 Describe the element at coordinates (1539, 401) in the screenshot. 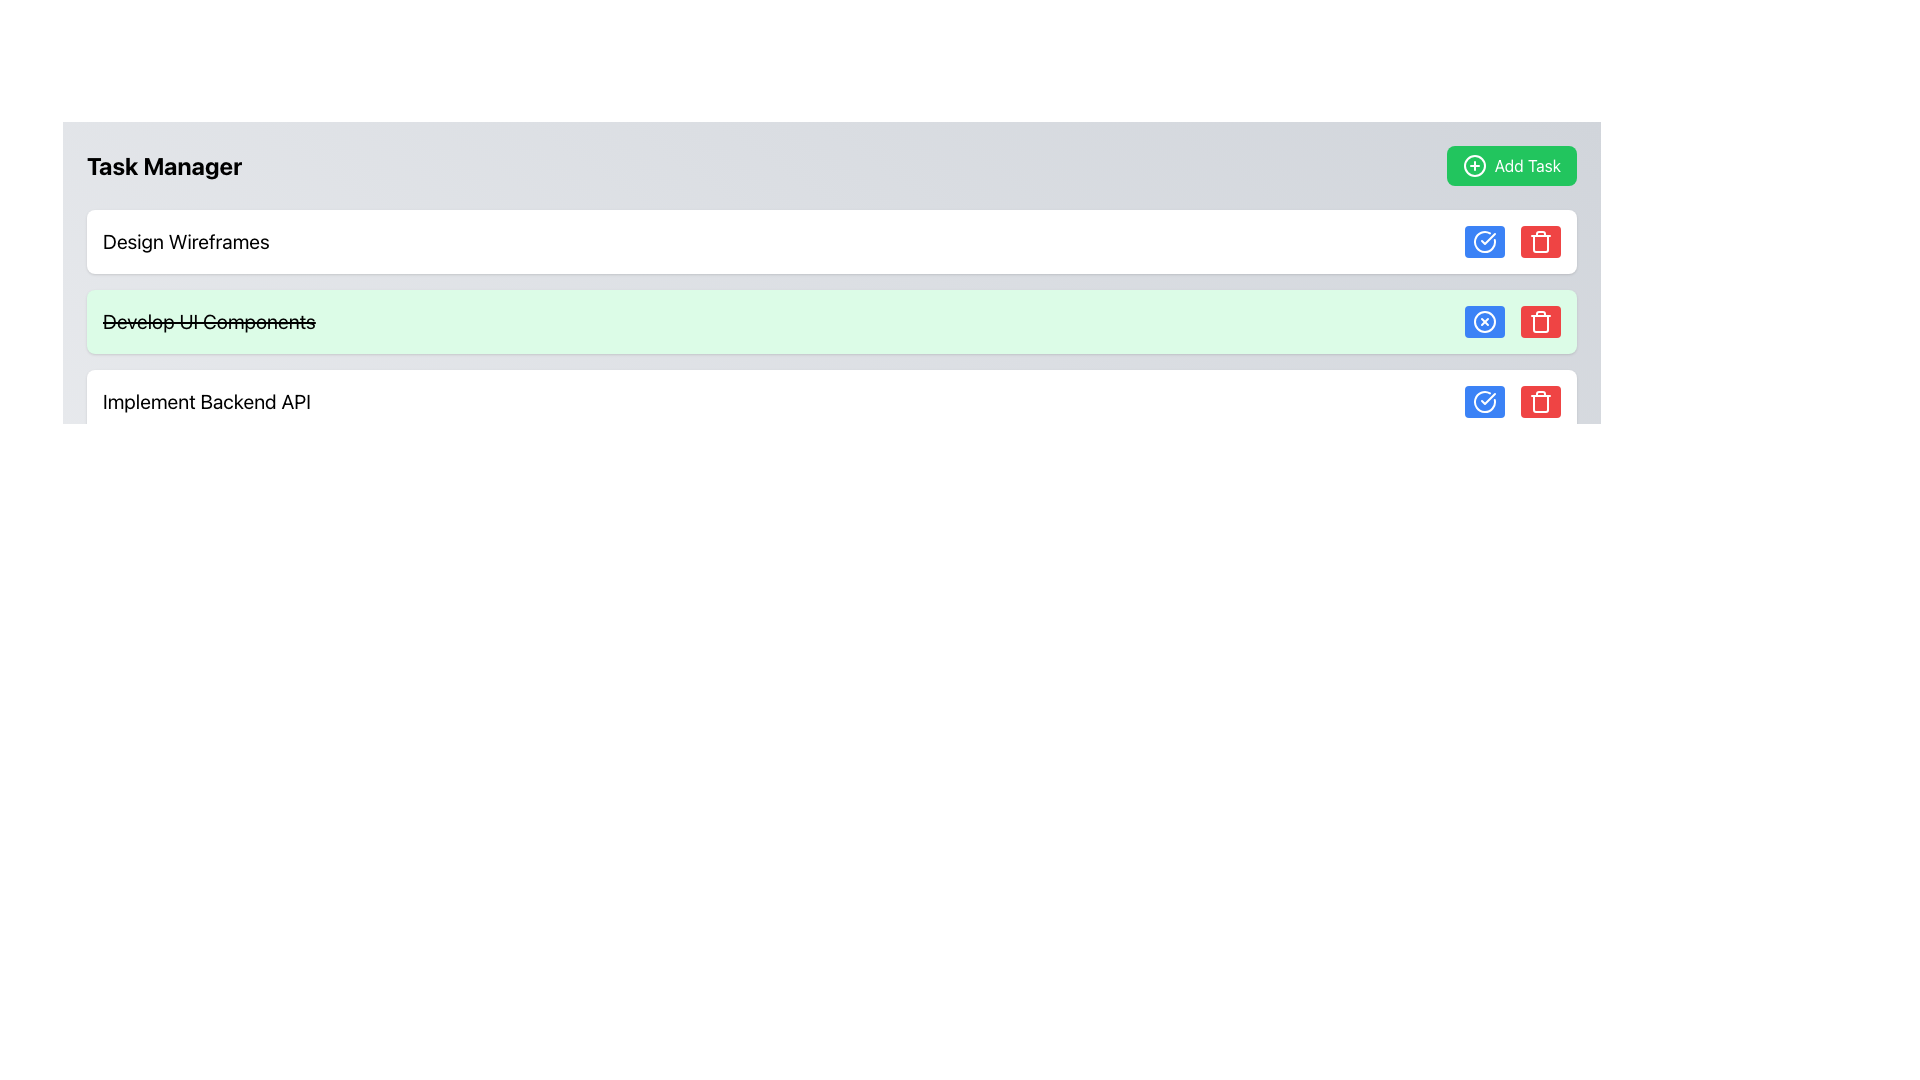

I see `the trash icon button located at the far-right of the row for the task labeled 'Develop UI Components'` at that location.